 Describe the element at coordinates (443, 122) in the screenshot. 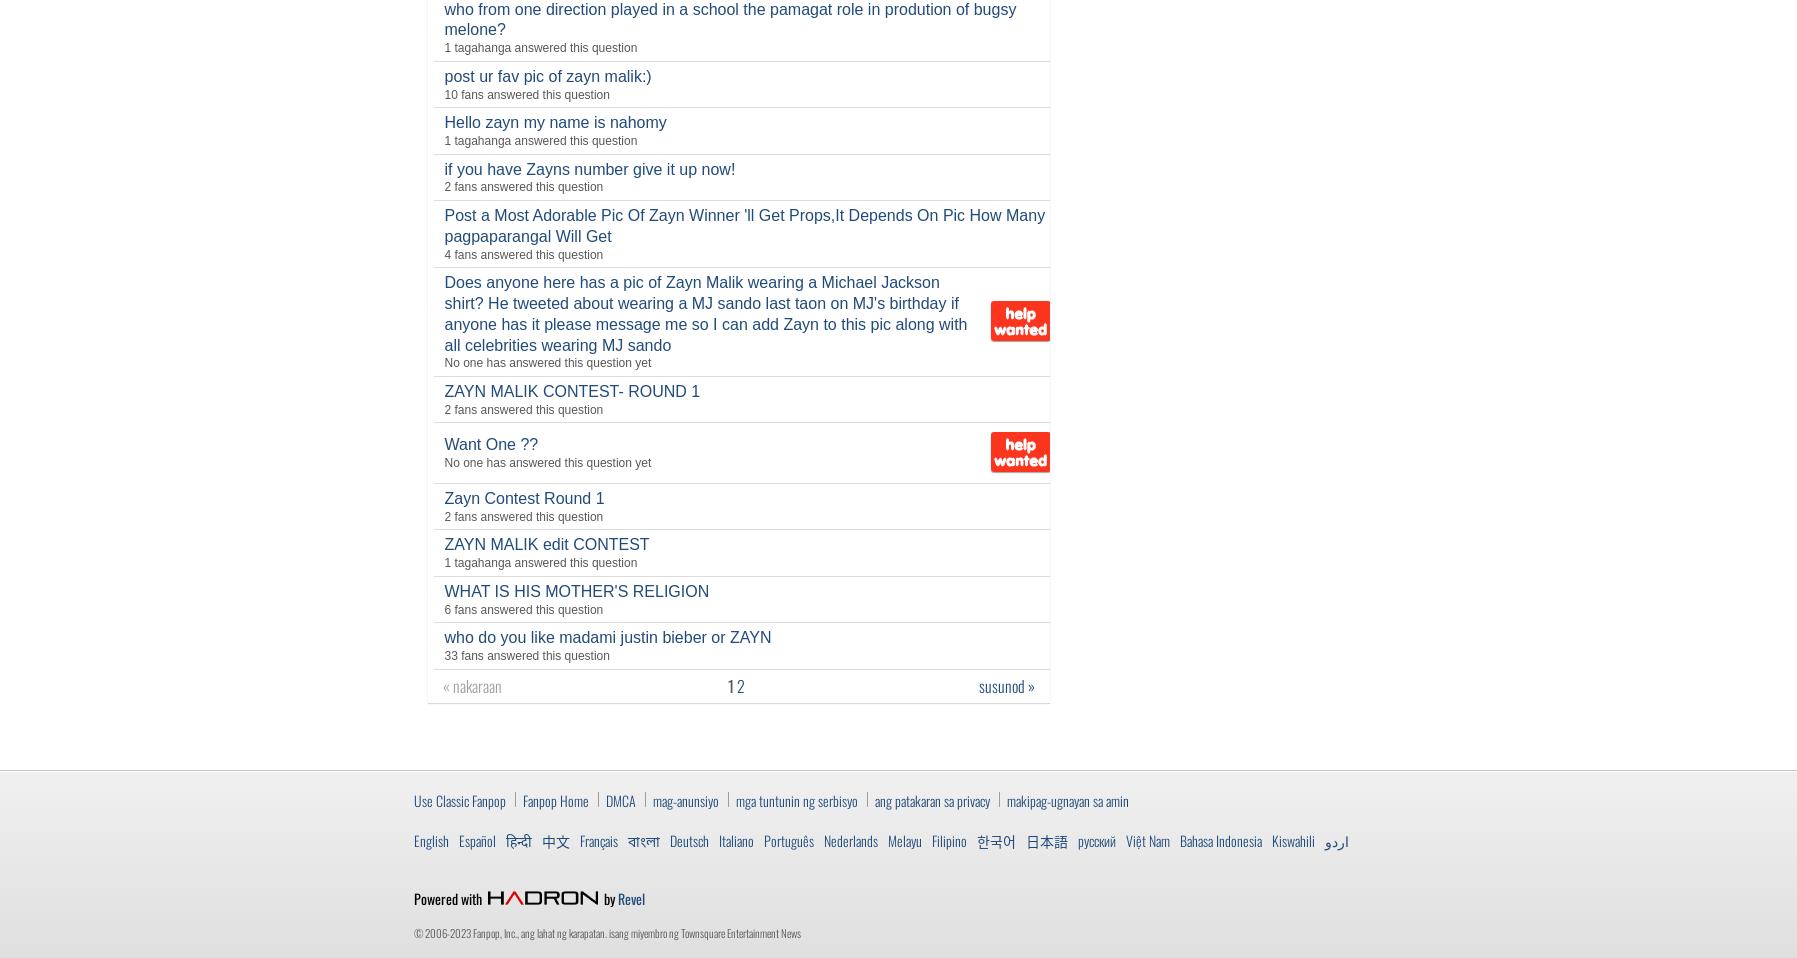

I see `'Hello zayn my name is nahomy'` at that location.